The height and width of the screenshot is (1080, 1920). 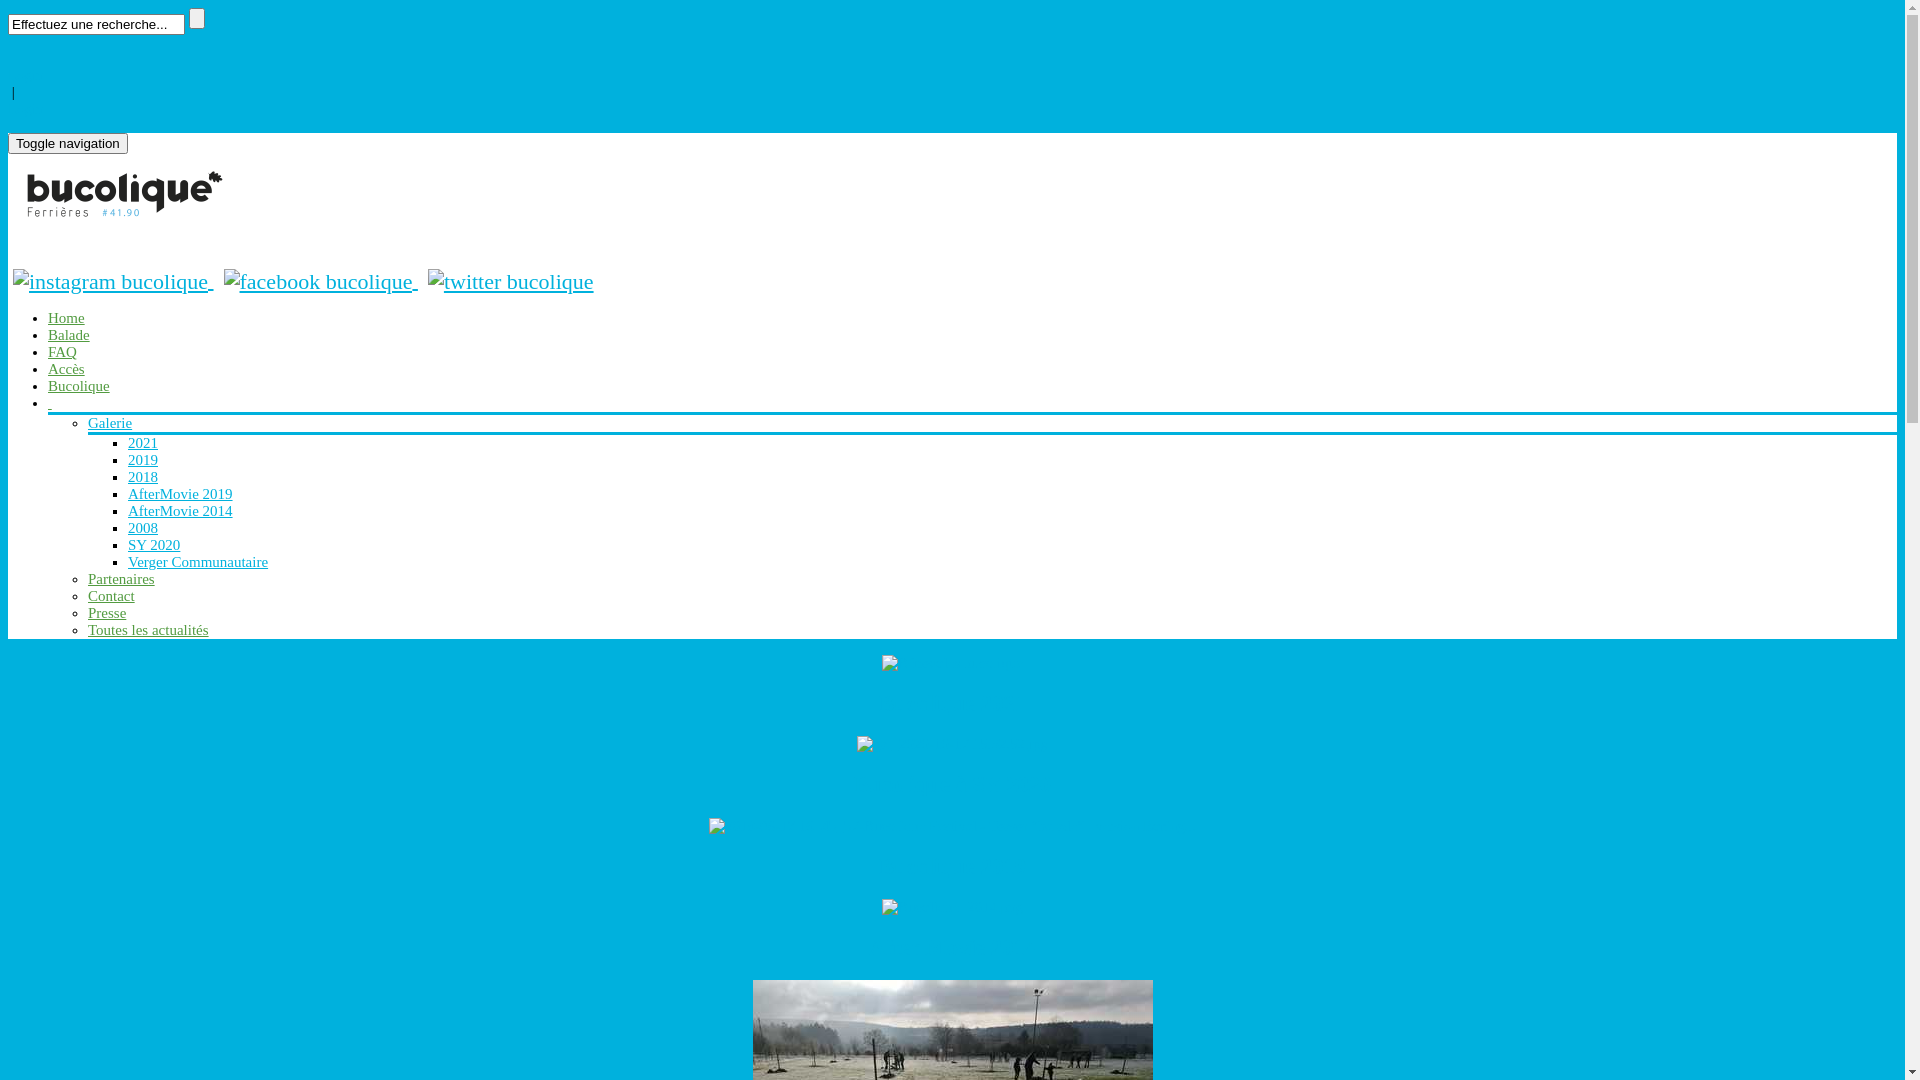 I want to click on '2019', so click(x=951, y=825).